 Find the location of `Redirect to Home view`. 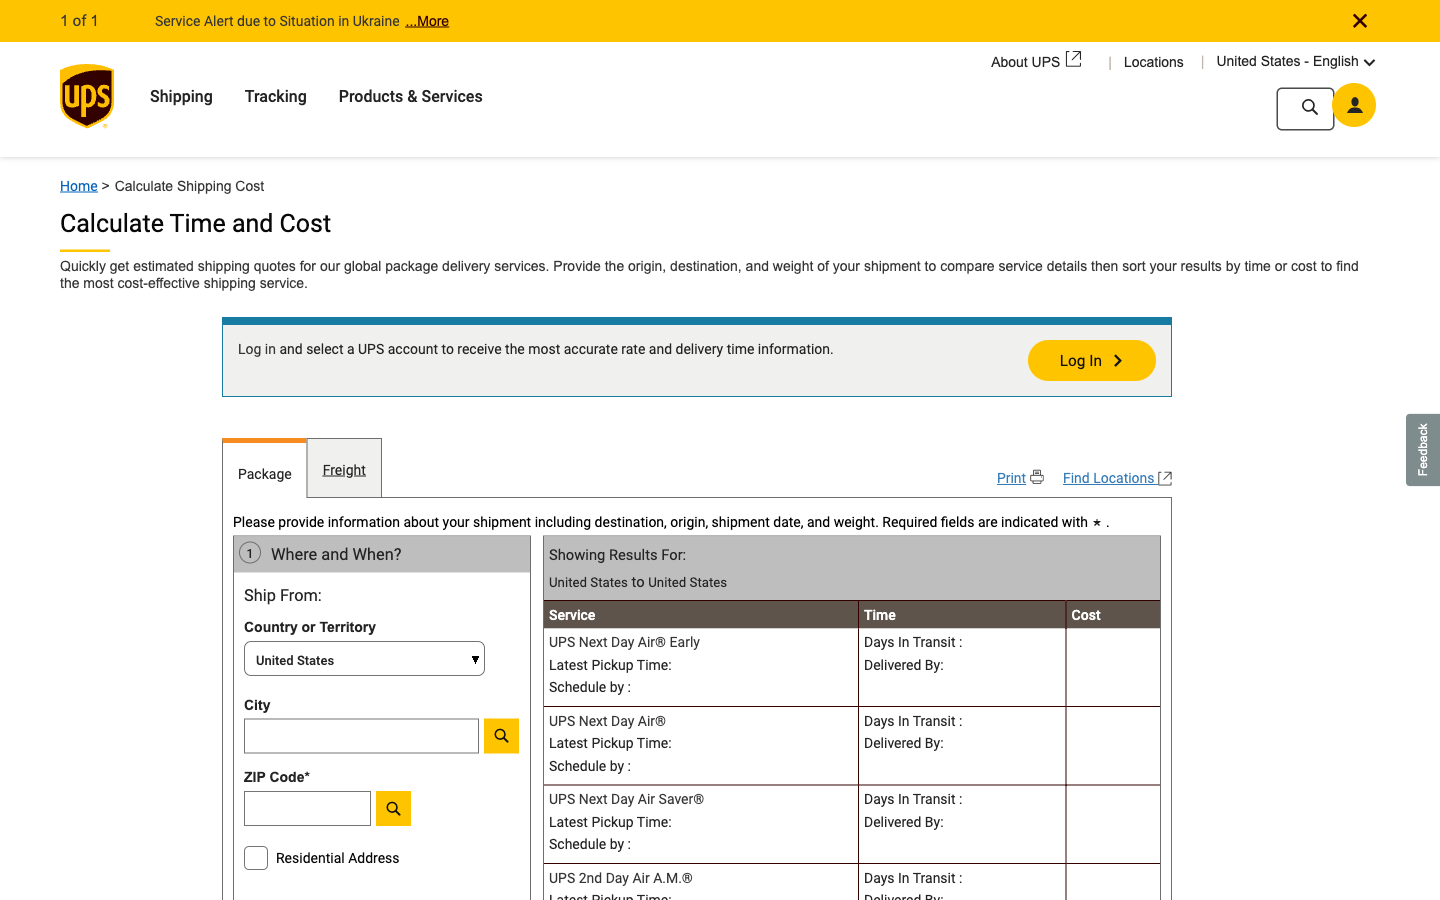

Redirect to Home view is located at coordinates (86, 179).